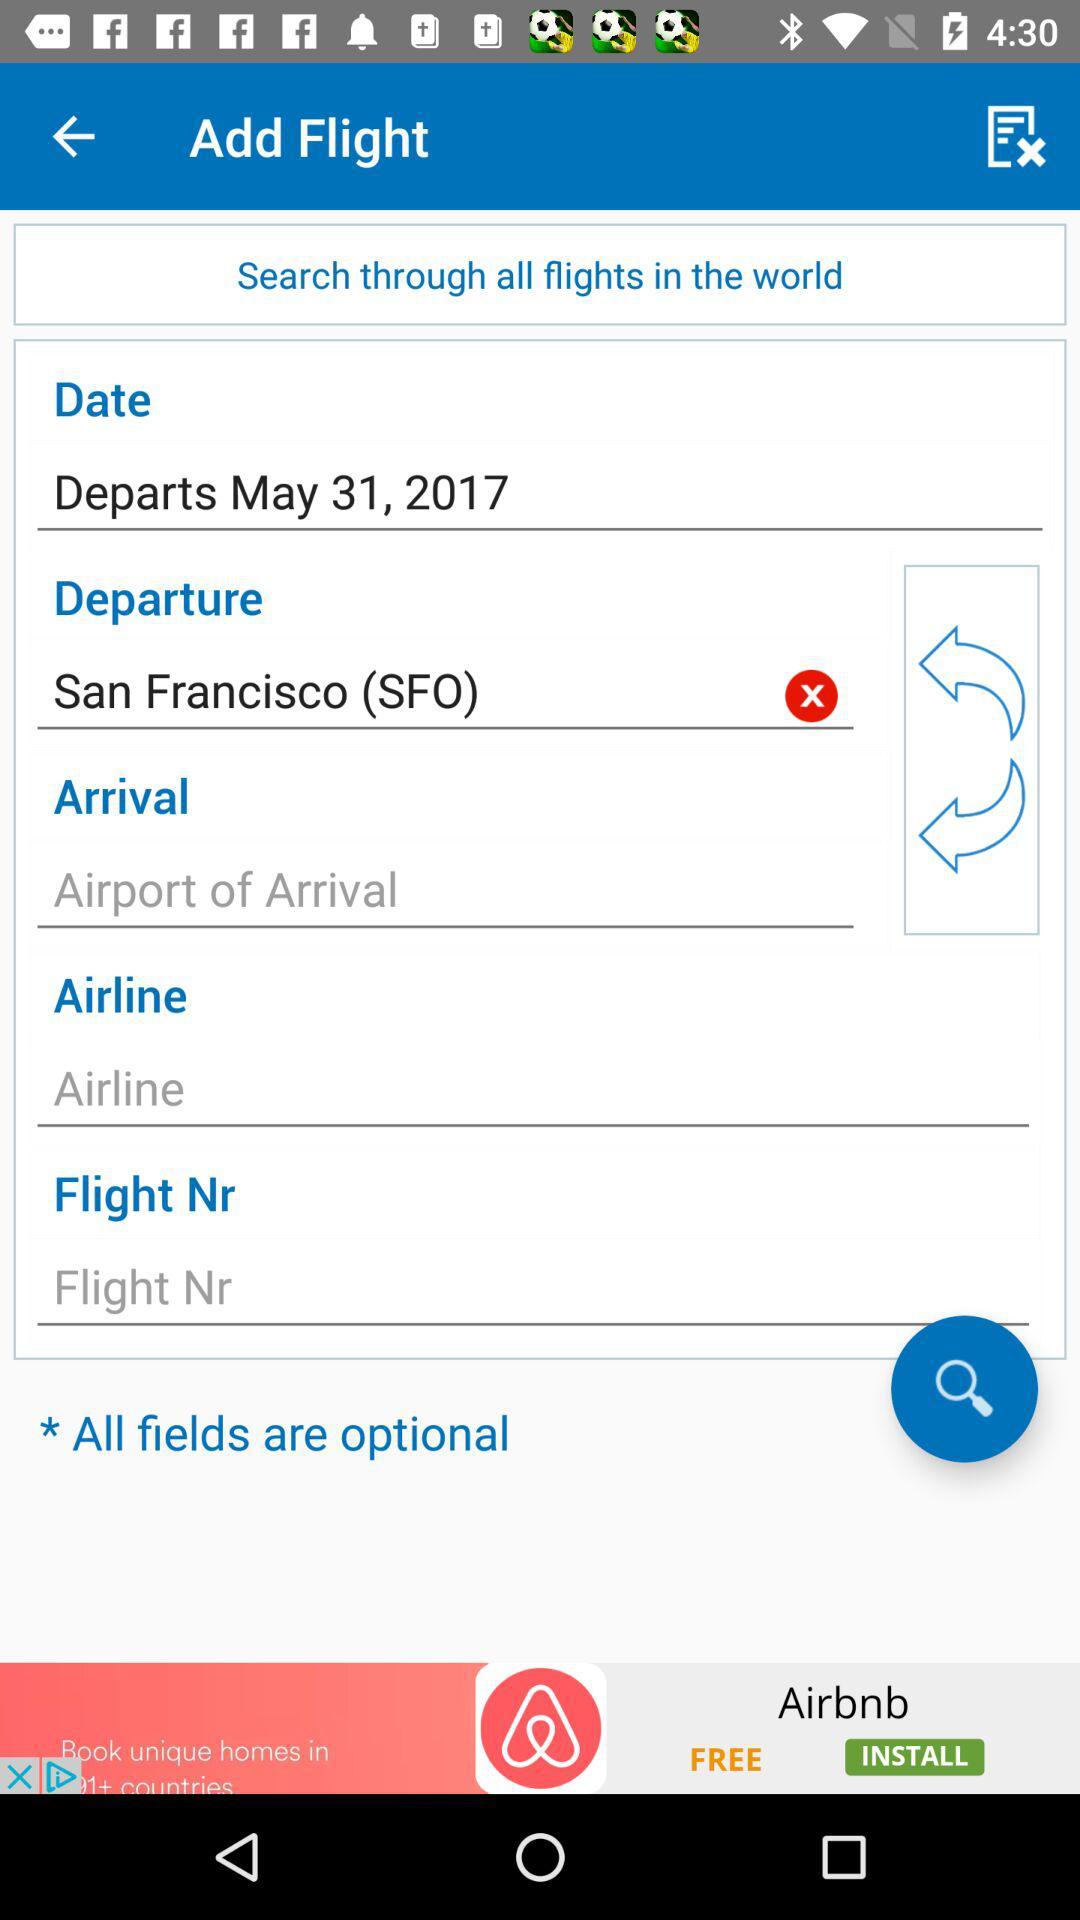 This screenshot has width=1080, height=1920. What do you see at coordinates (963, 1387) in the screenshot?
I see `the search icon` at bounding box center [963, 1387].